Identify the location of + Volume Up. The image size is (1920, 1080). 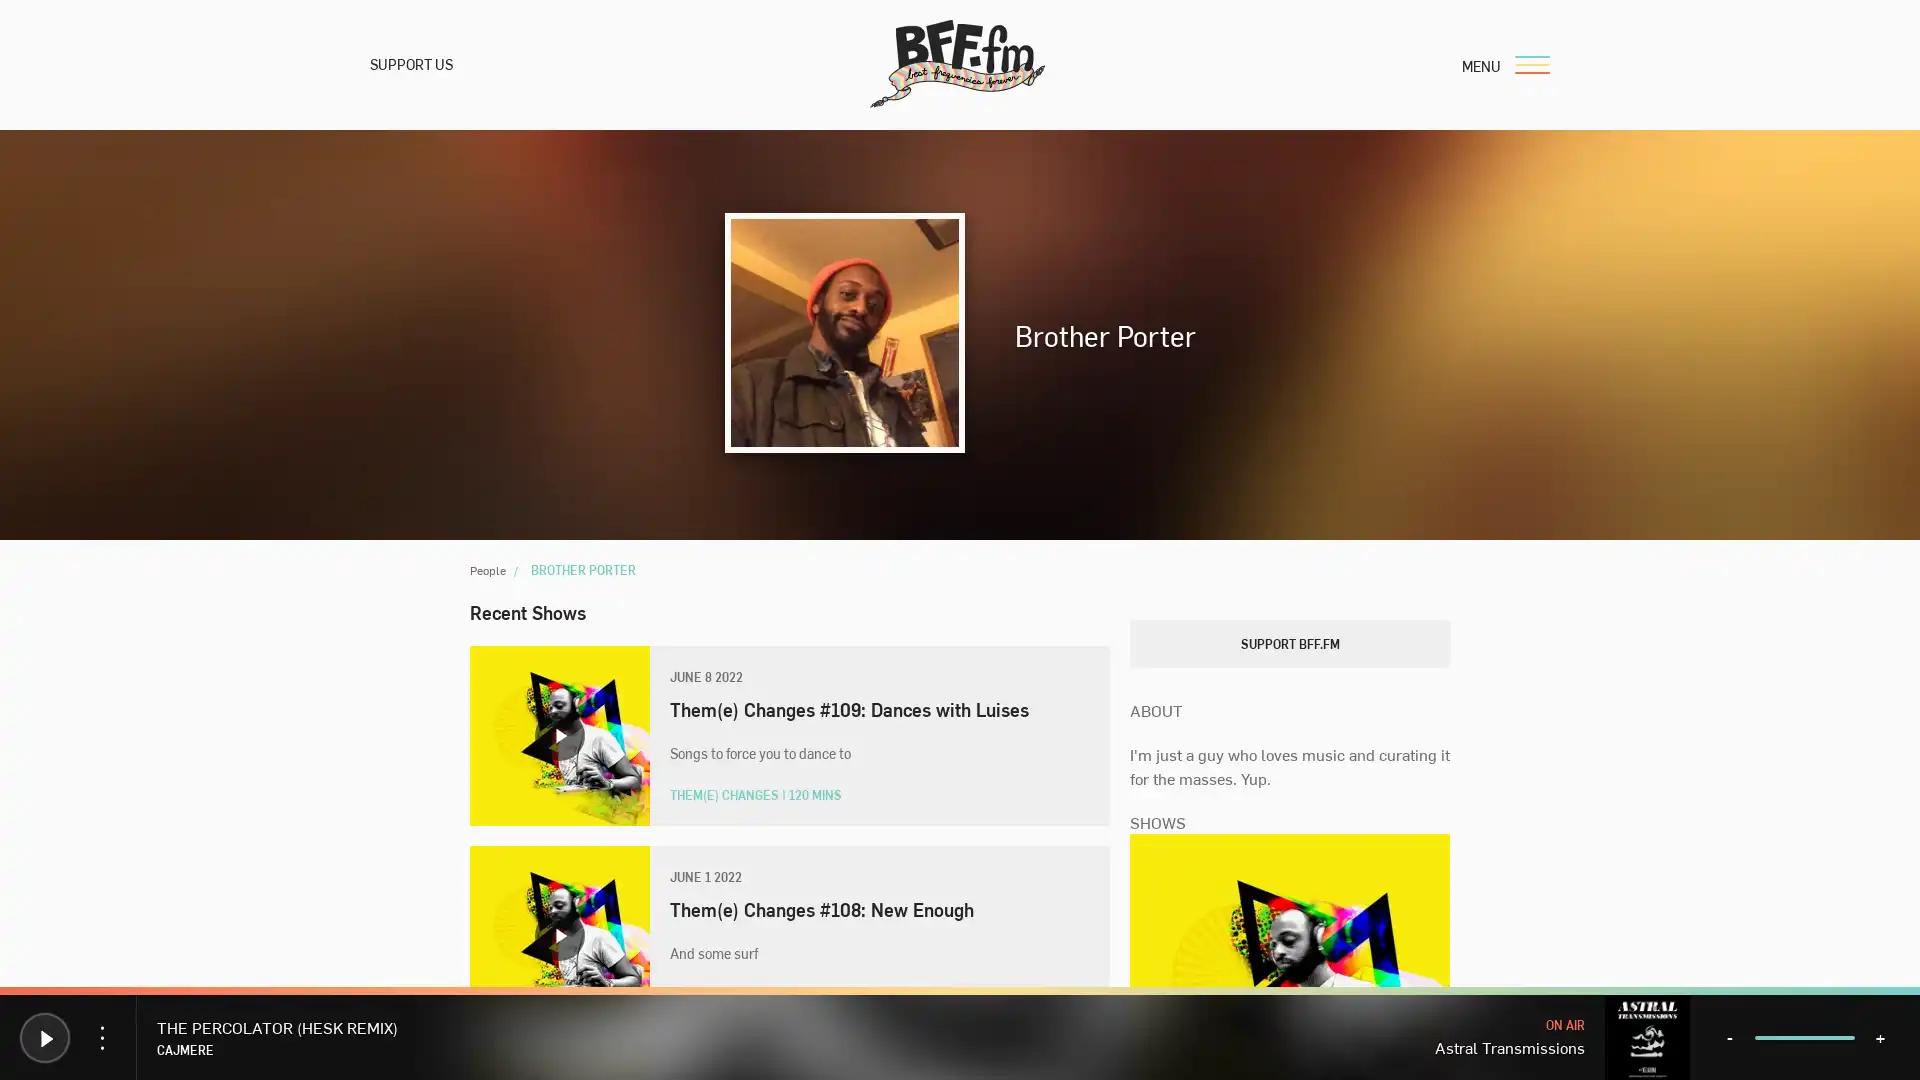
(1879, 1036).